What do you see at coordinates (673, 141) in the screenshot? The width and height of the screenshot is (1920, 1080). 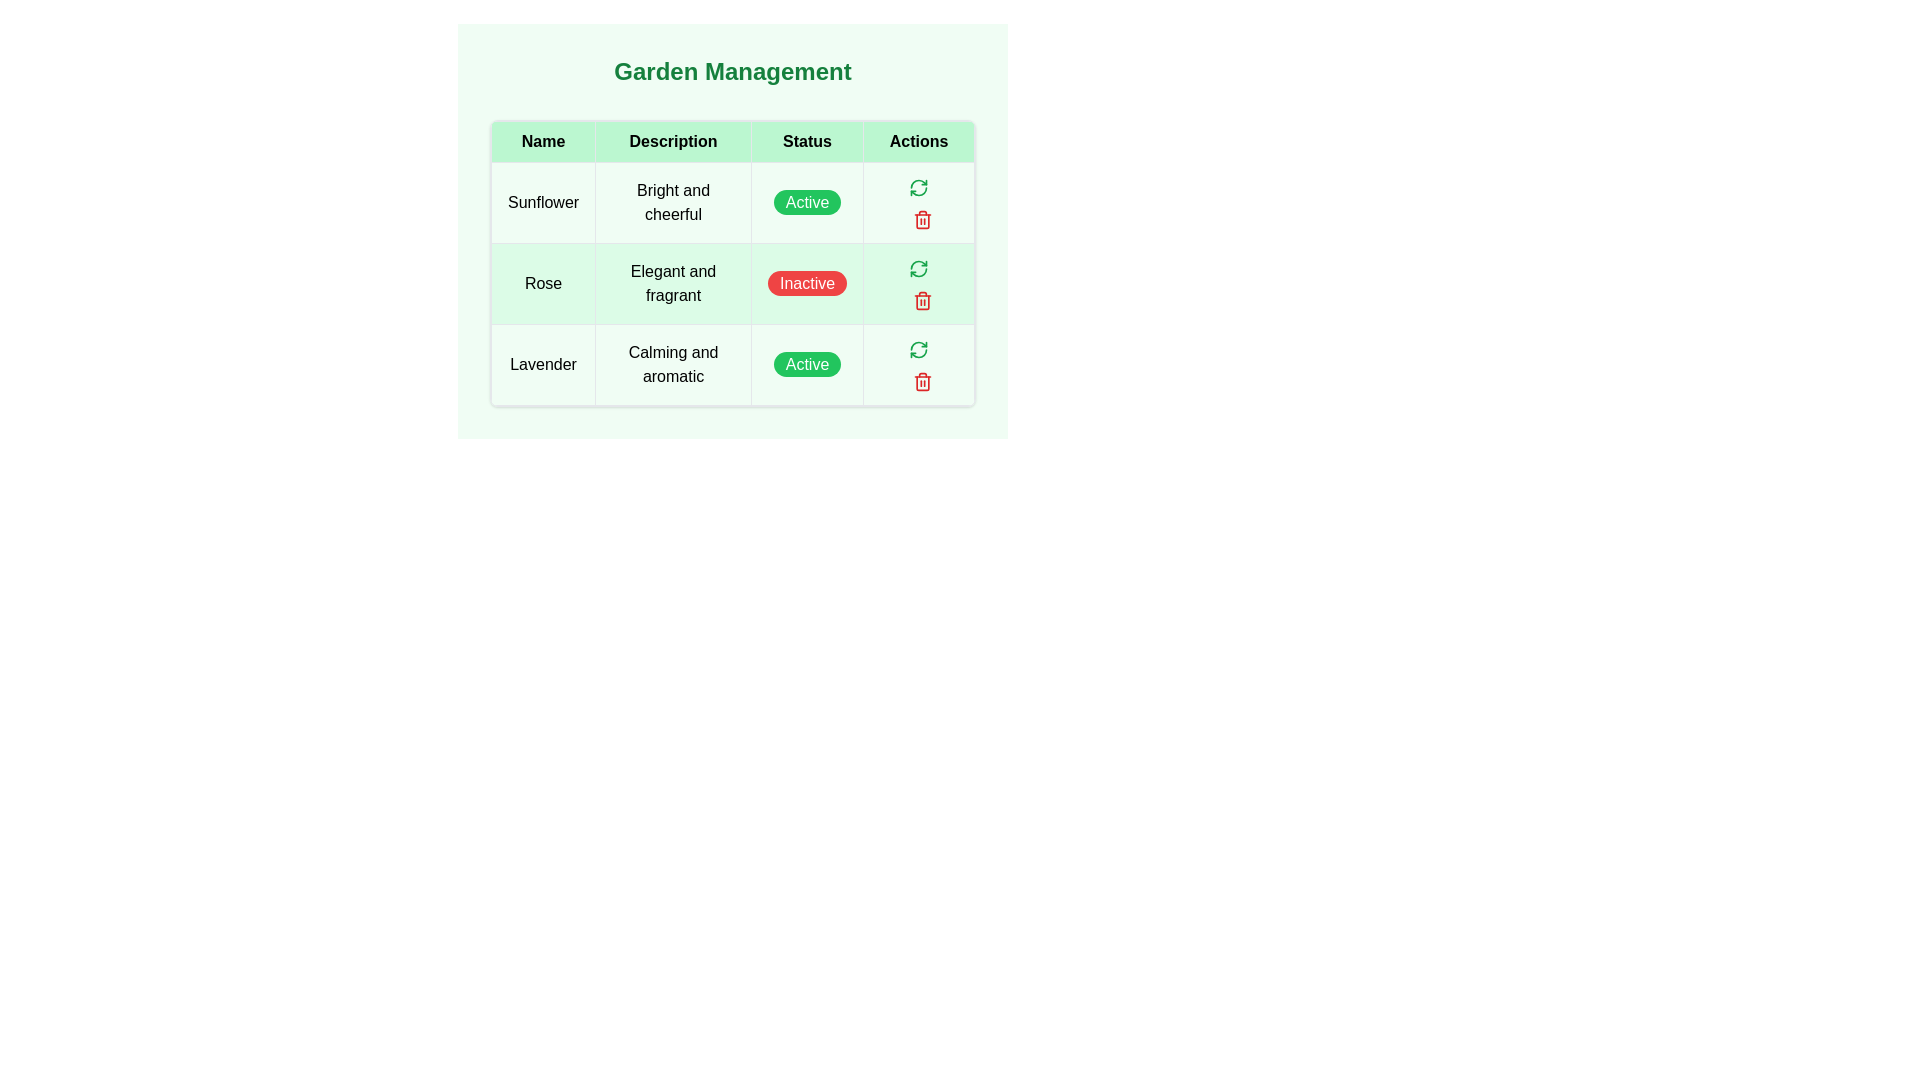 I see `the Table header cell with a green background containing the text 'Description' in bold, black font, which is the second cell from the left in the header row of the table` at bounding box center [673, 141].